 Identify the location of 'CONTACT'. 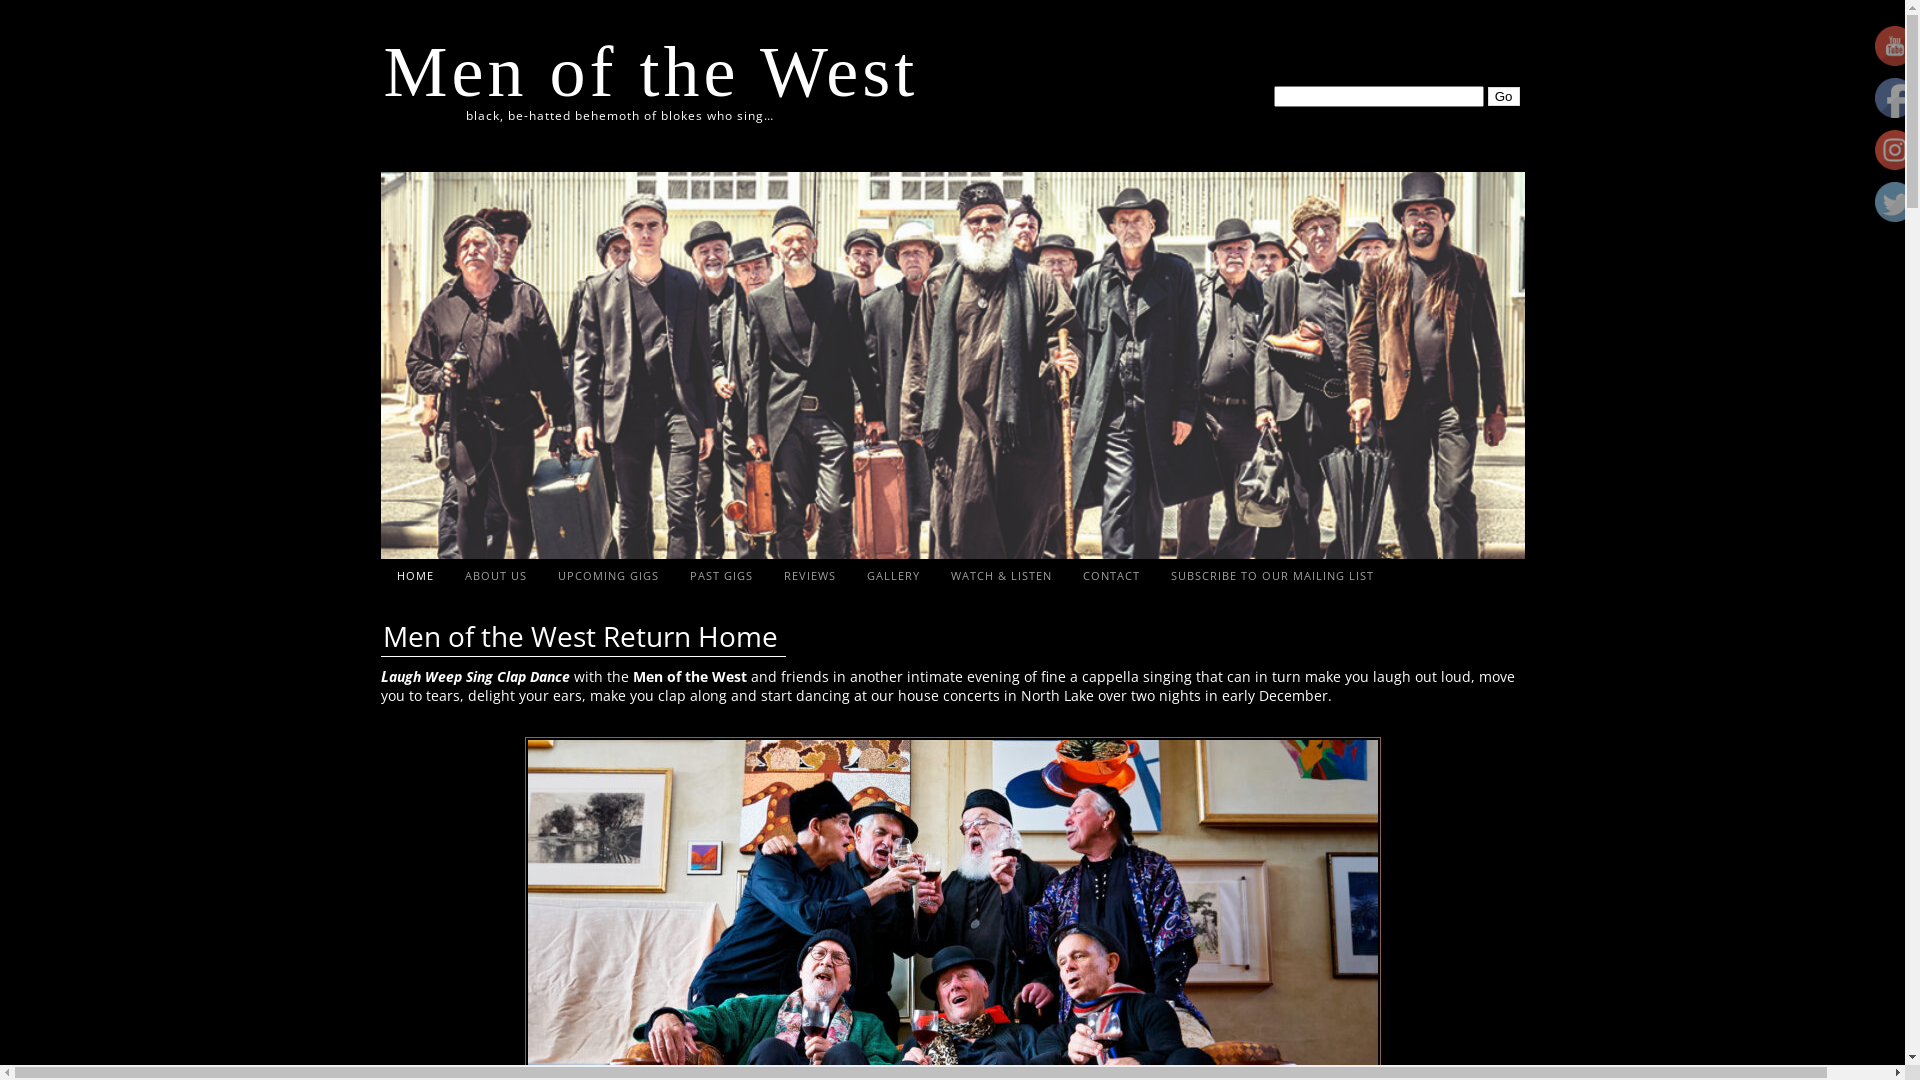
(1111, 574).